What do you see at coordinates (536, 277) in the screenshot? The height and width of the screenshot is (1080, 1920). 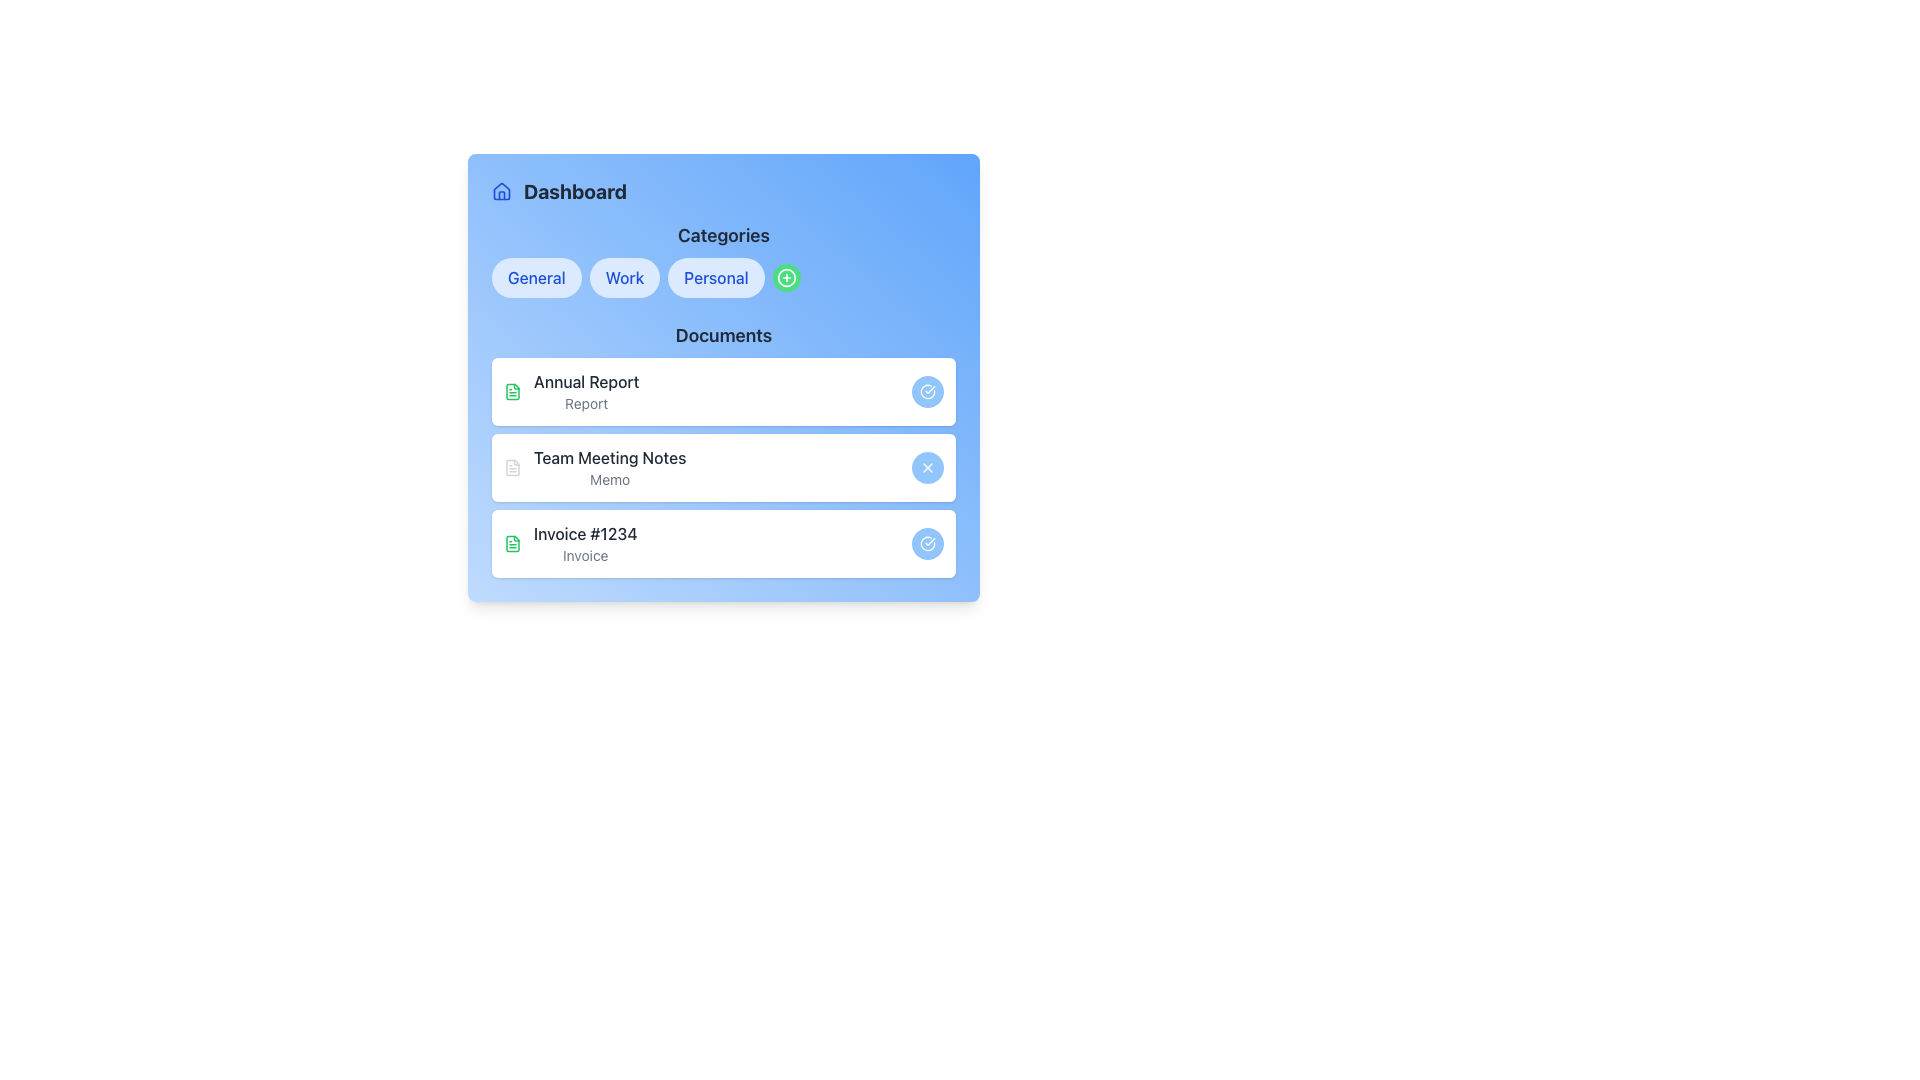 I see `the rounded rectangular button labeled 'General'` at bounding box center [536, 277].